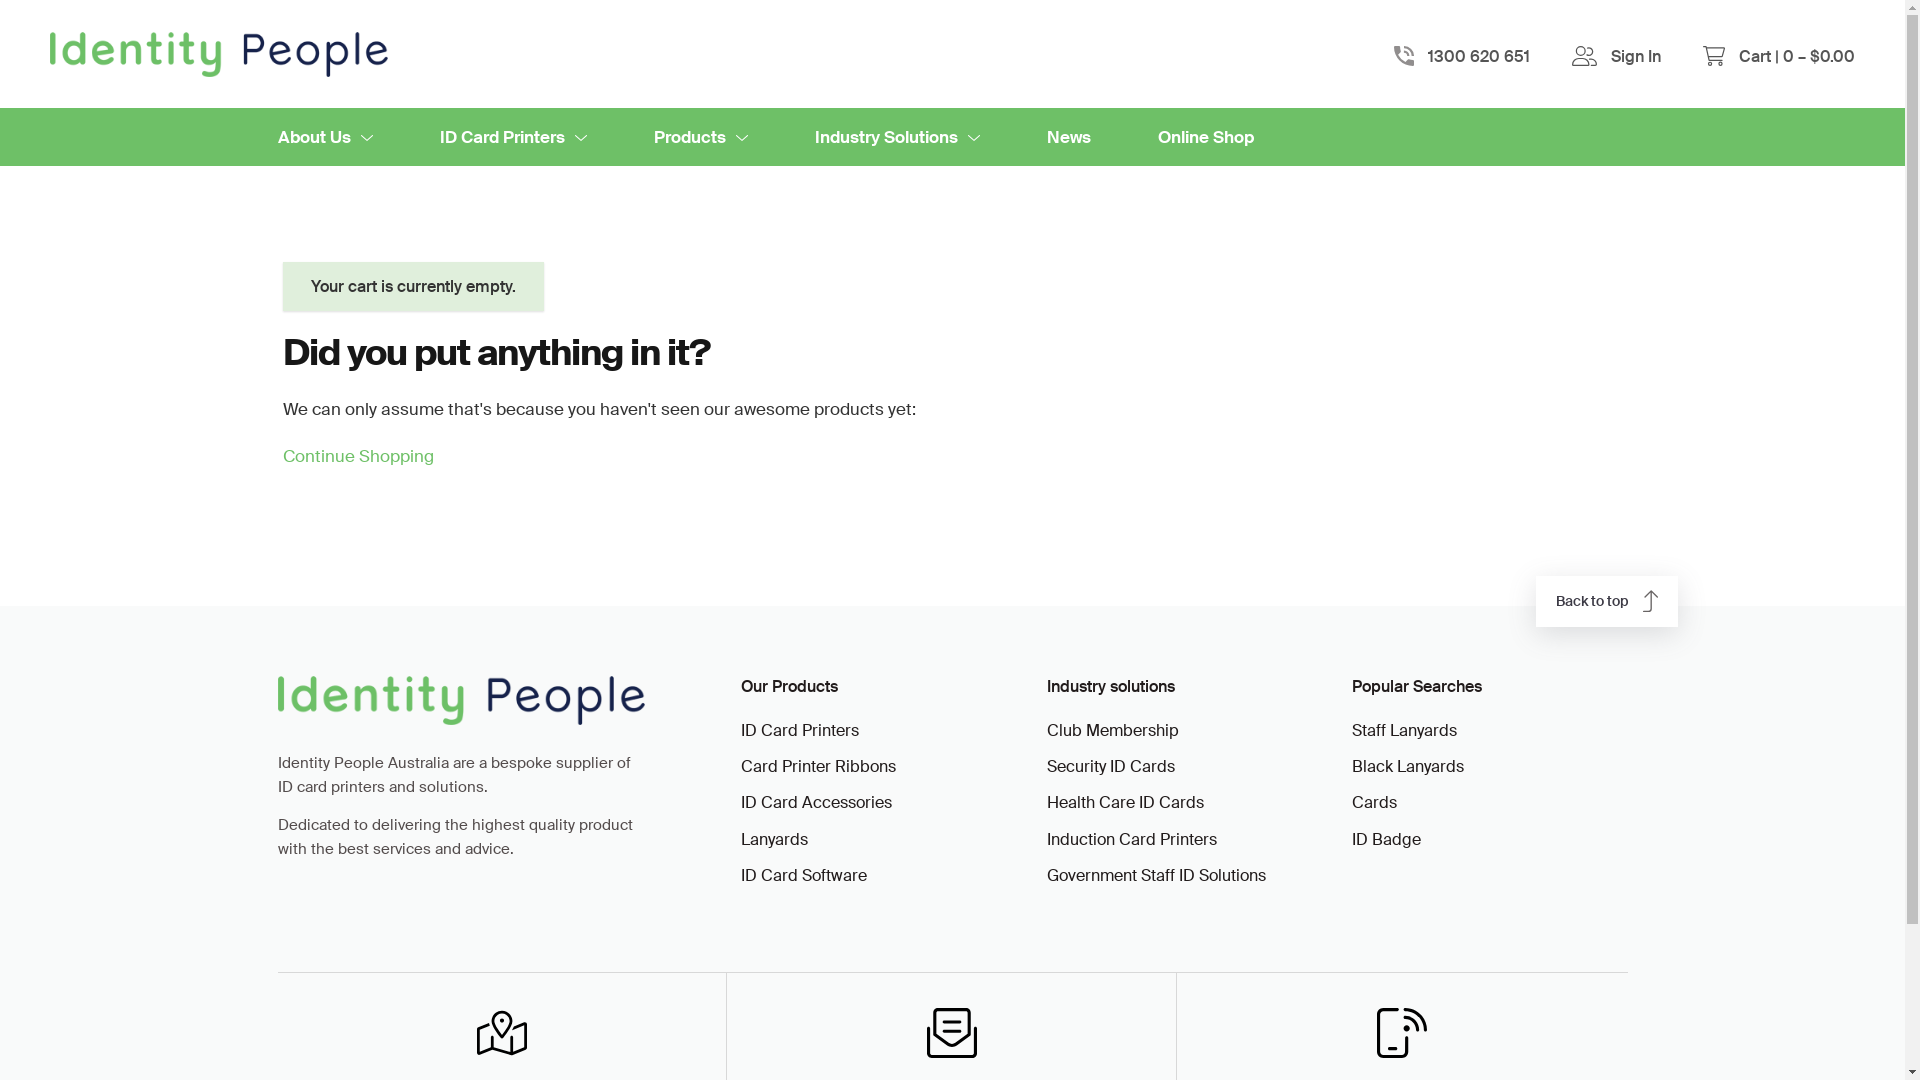 The height and width of the screenshot is (1080, 1920). I want to click on '1300 620 651', so click(1478, 53).